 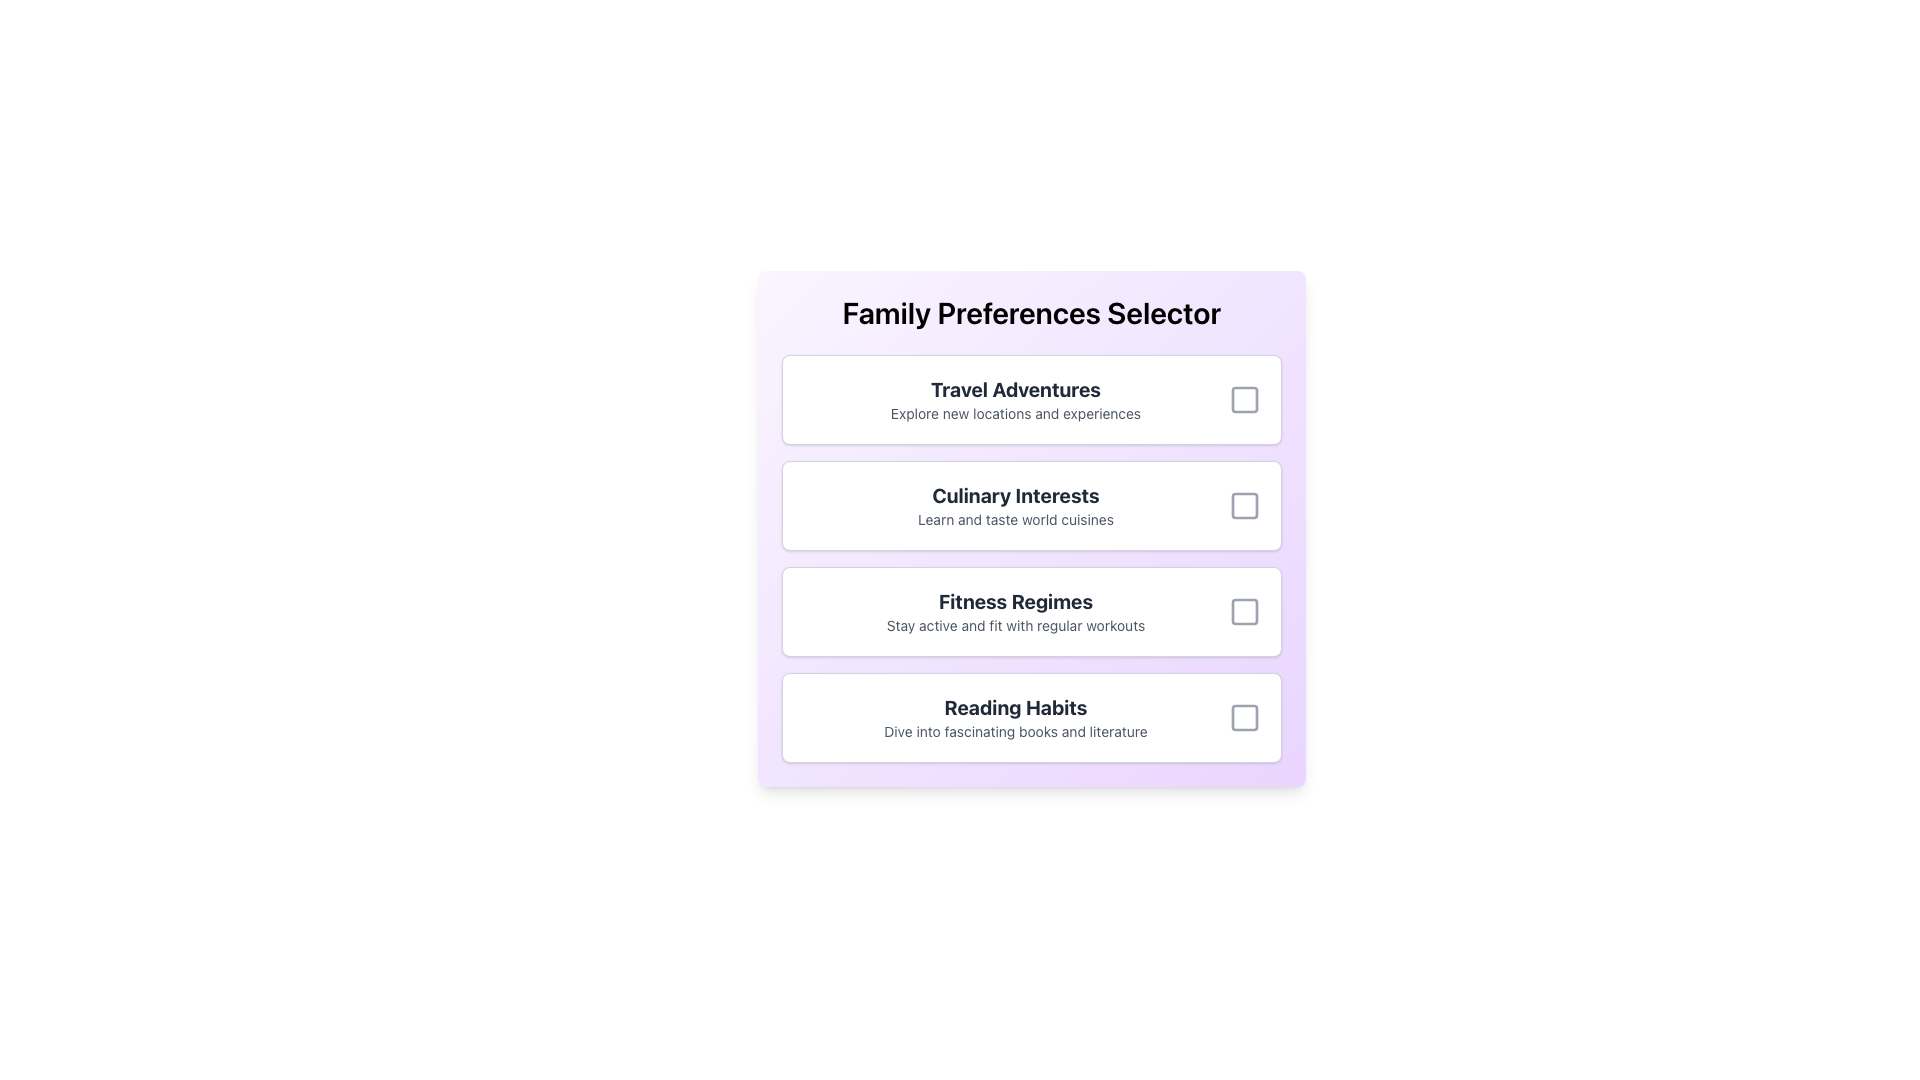 I want to click on the checkbox in the 'Travel Adventures' option, so click(x=1243, y=400).